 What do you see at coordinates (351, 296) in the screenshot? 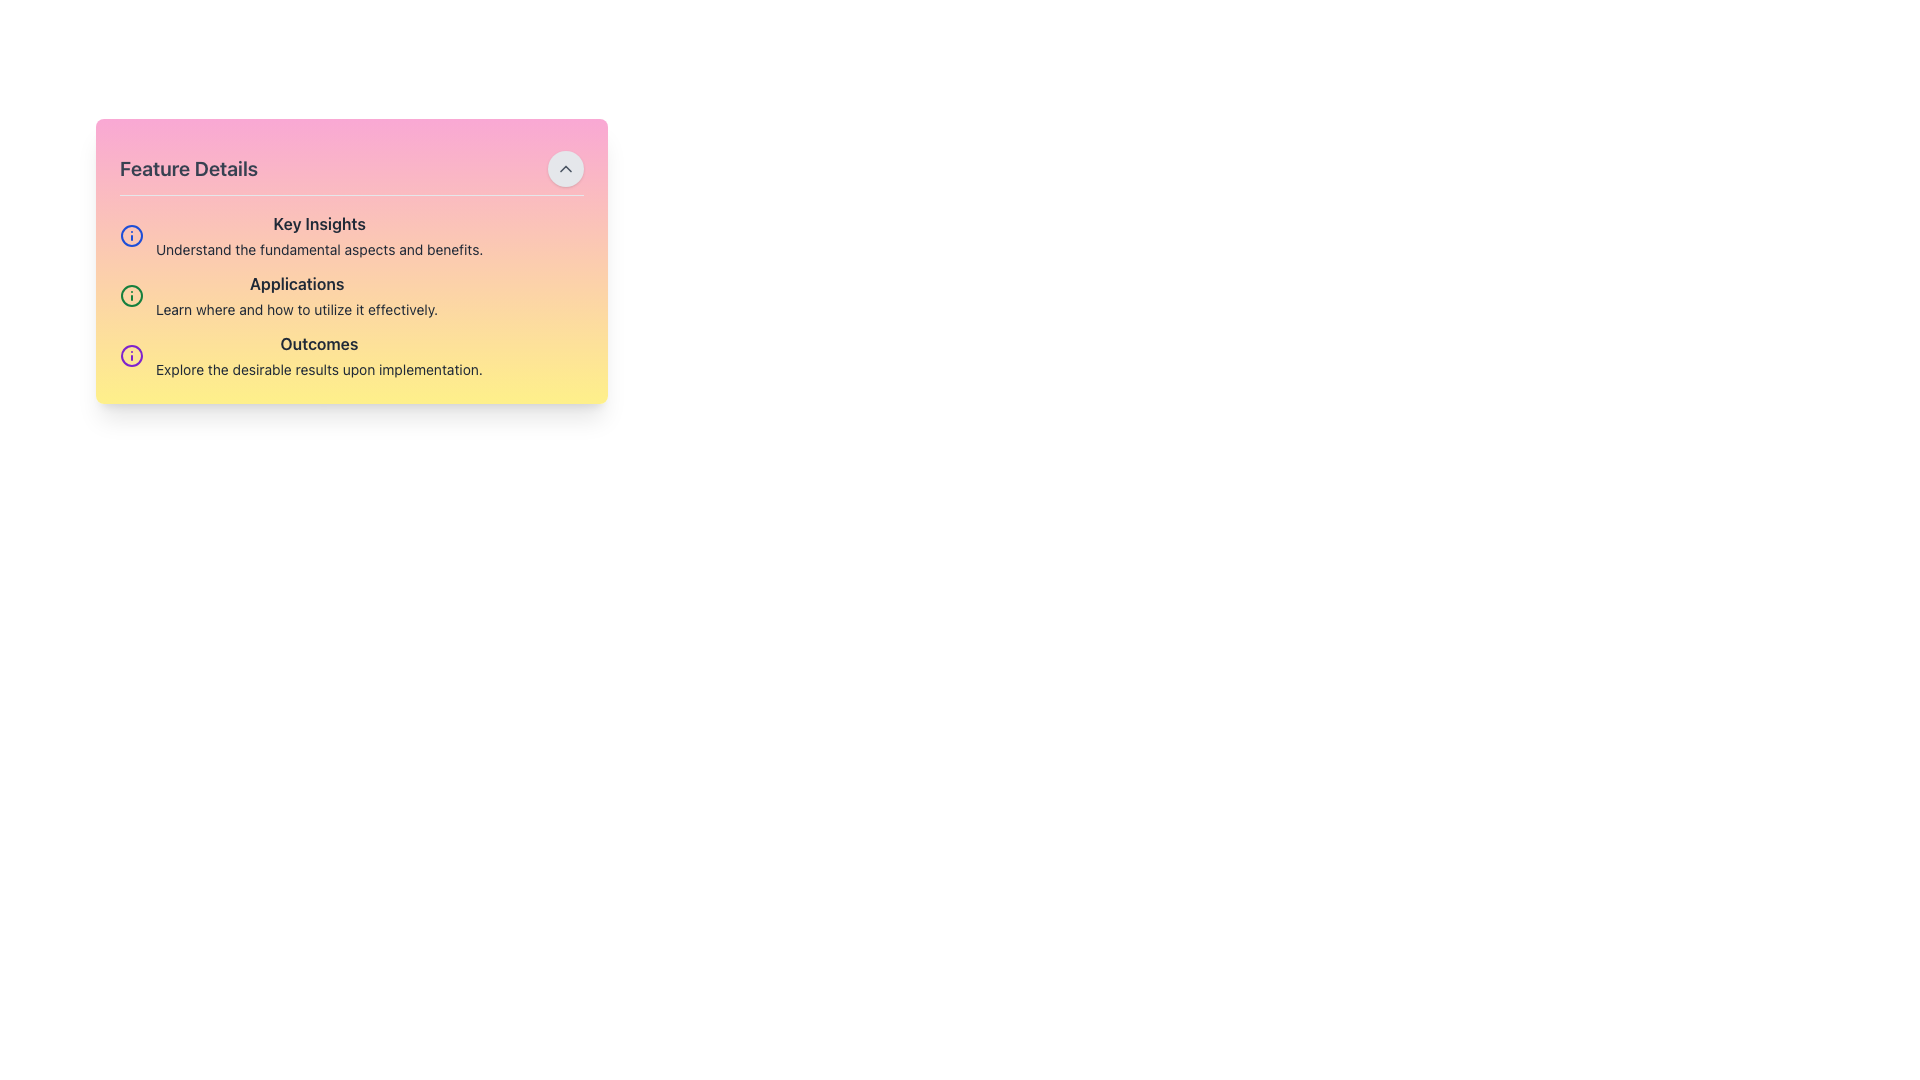
I see `information presented in the 'Applications' section, which includes the title and description about utilizing it effectively` at bounding box center [351, 296].